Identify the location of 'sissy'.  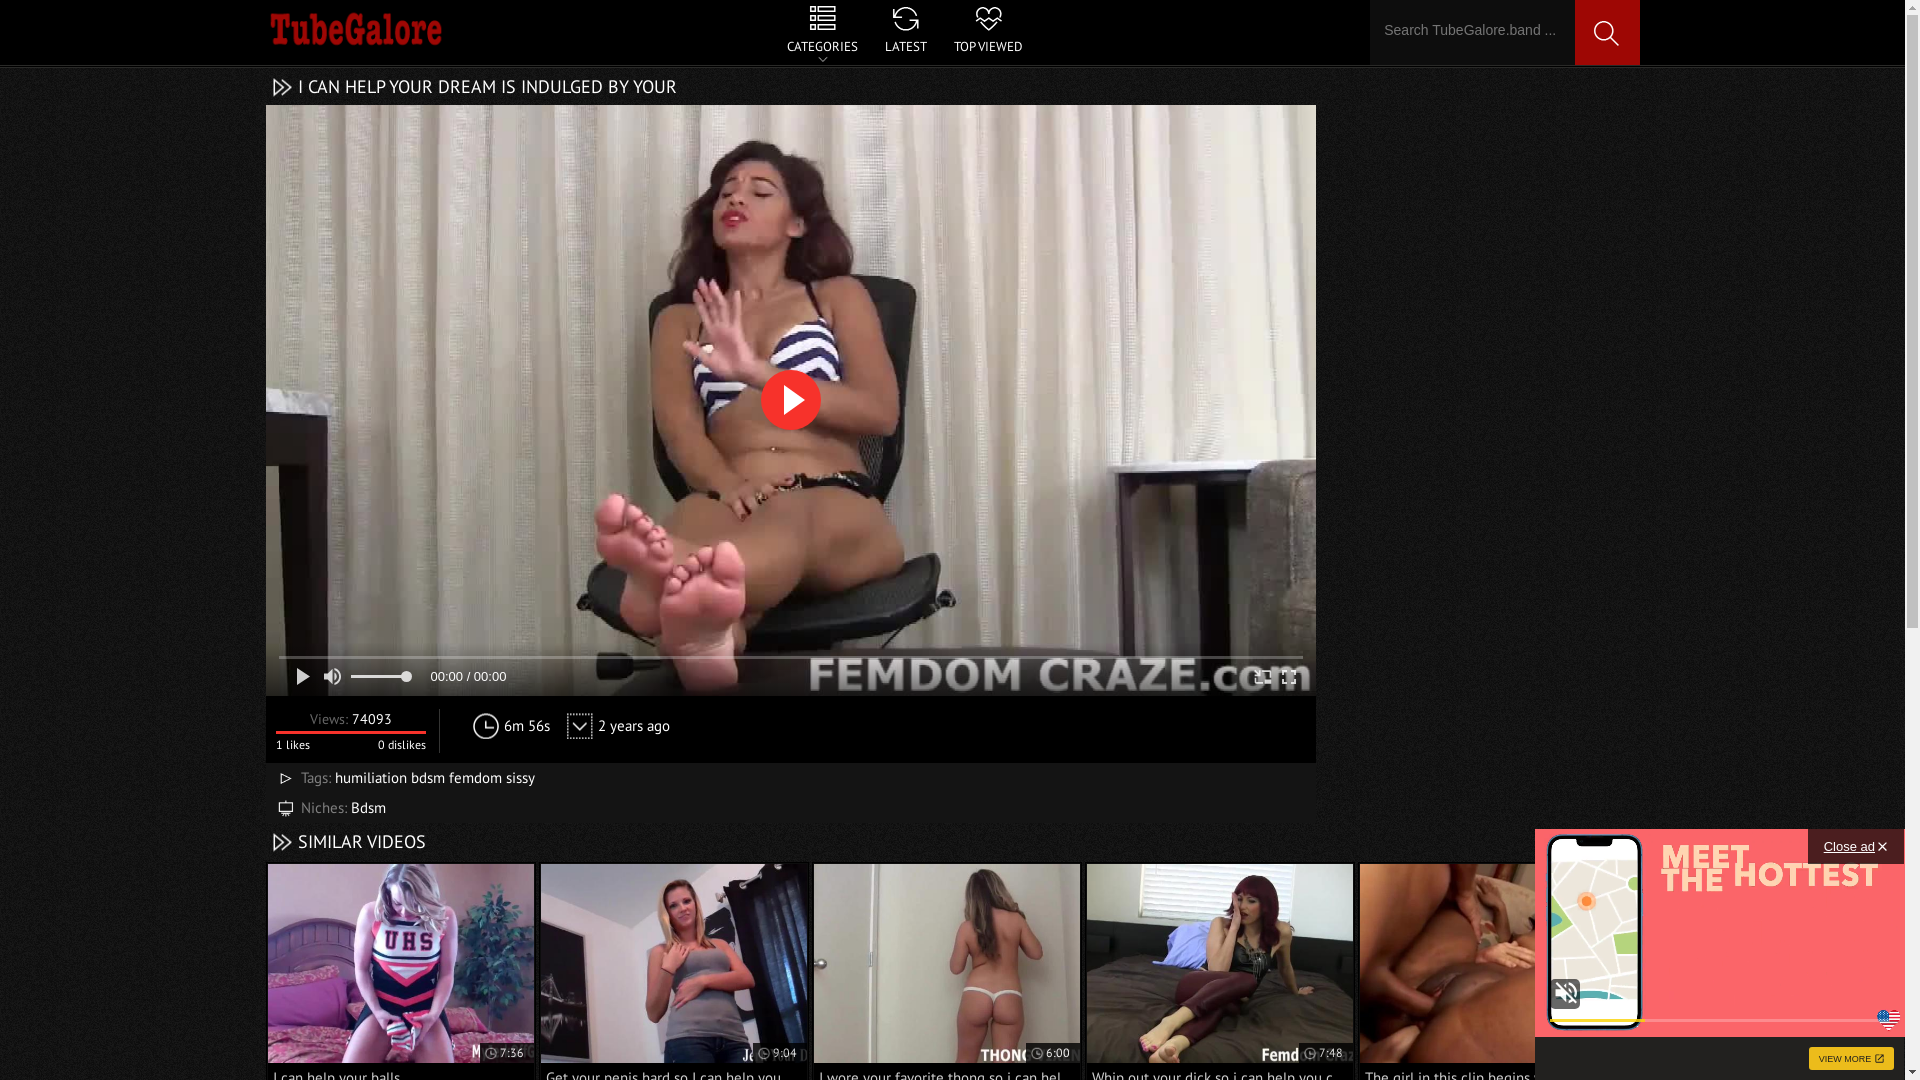
(505, 776).